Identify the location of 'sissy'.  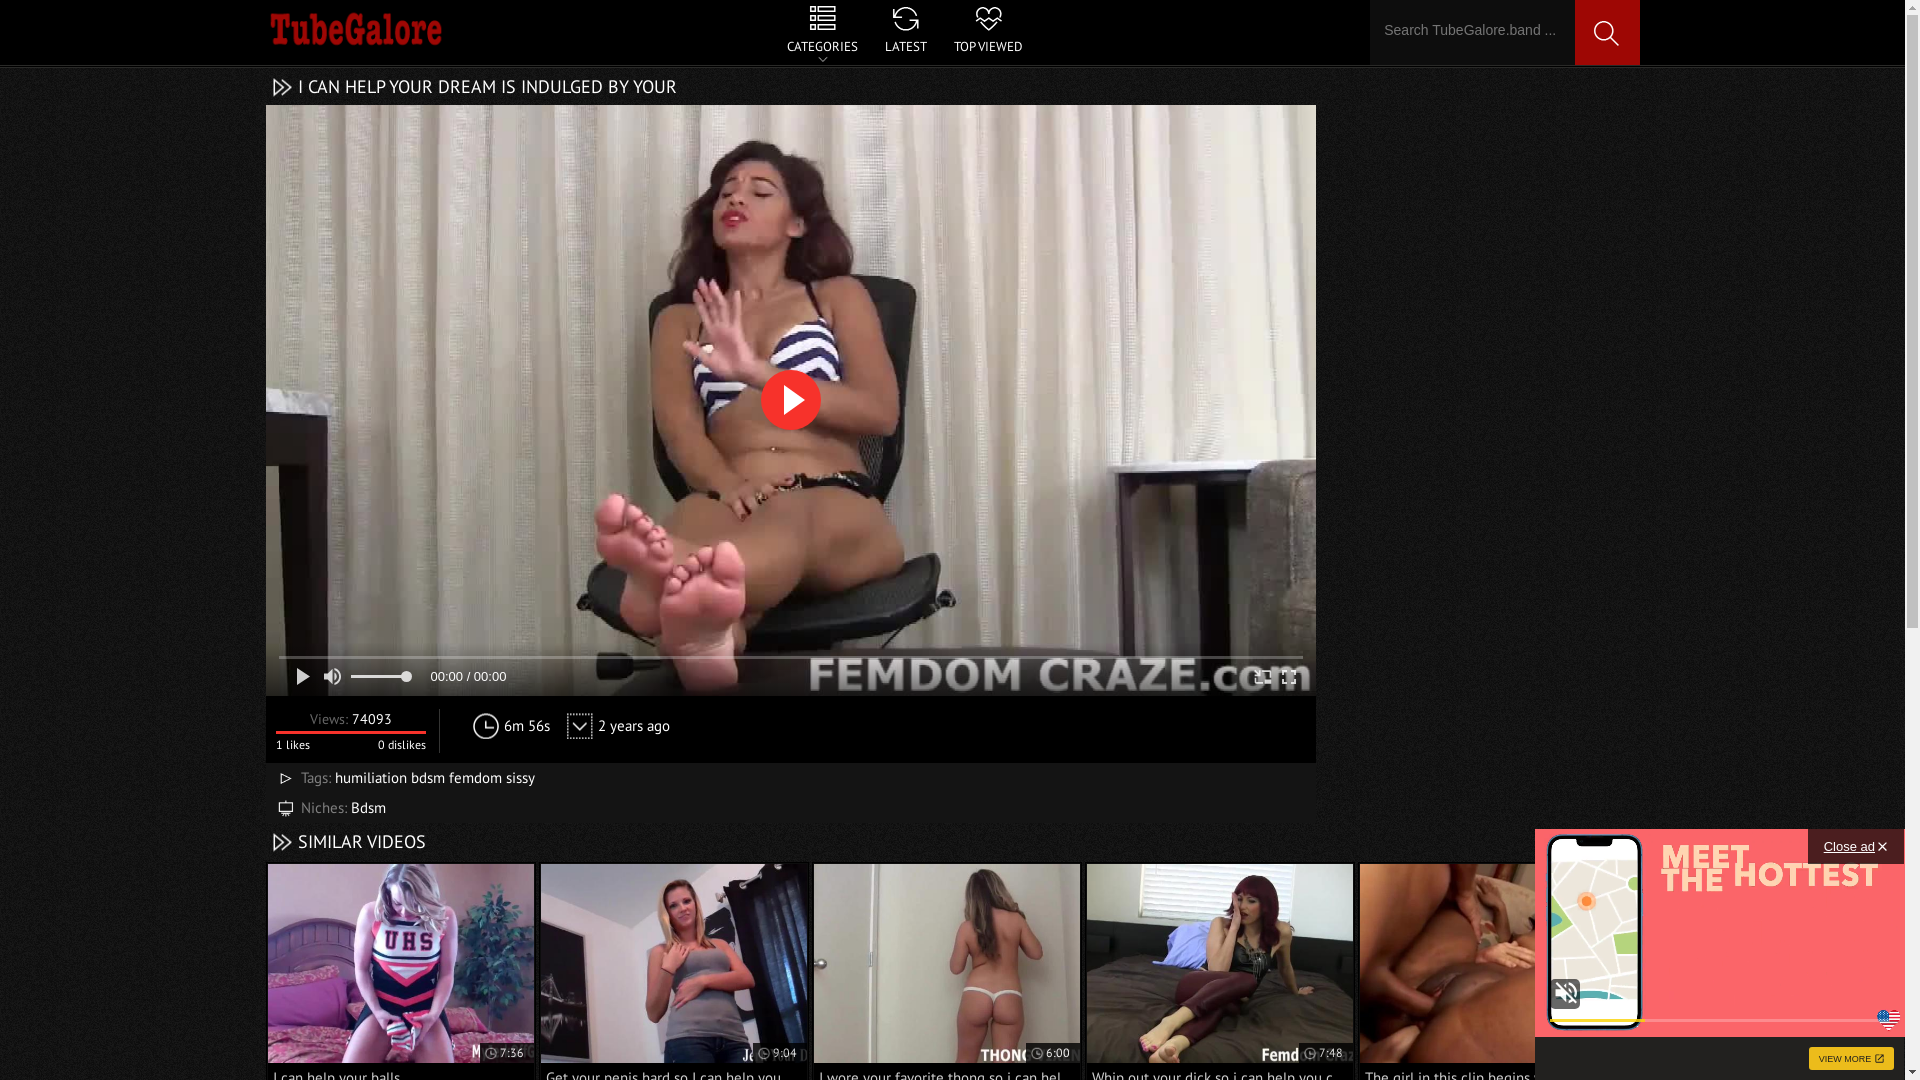
(505, 776).